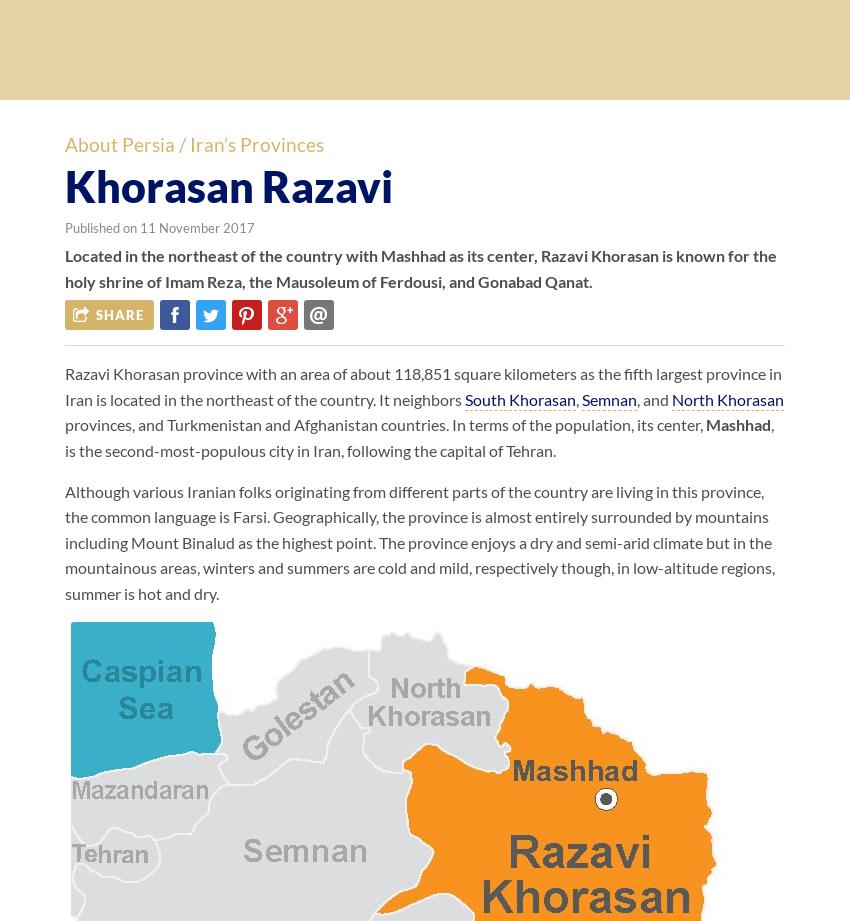 Image resolution: width=850 pixels, height=921 pixels. Describe the element at coordinates (126, 144) in the screenshot. I see `'About Persia /'` at that location.